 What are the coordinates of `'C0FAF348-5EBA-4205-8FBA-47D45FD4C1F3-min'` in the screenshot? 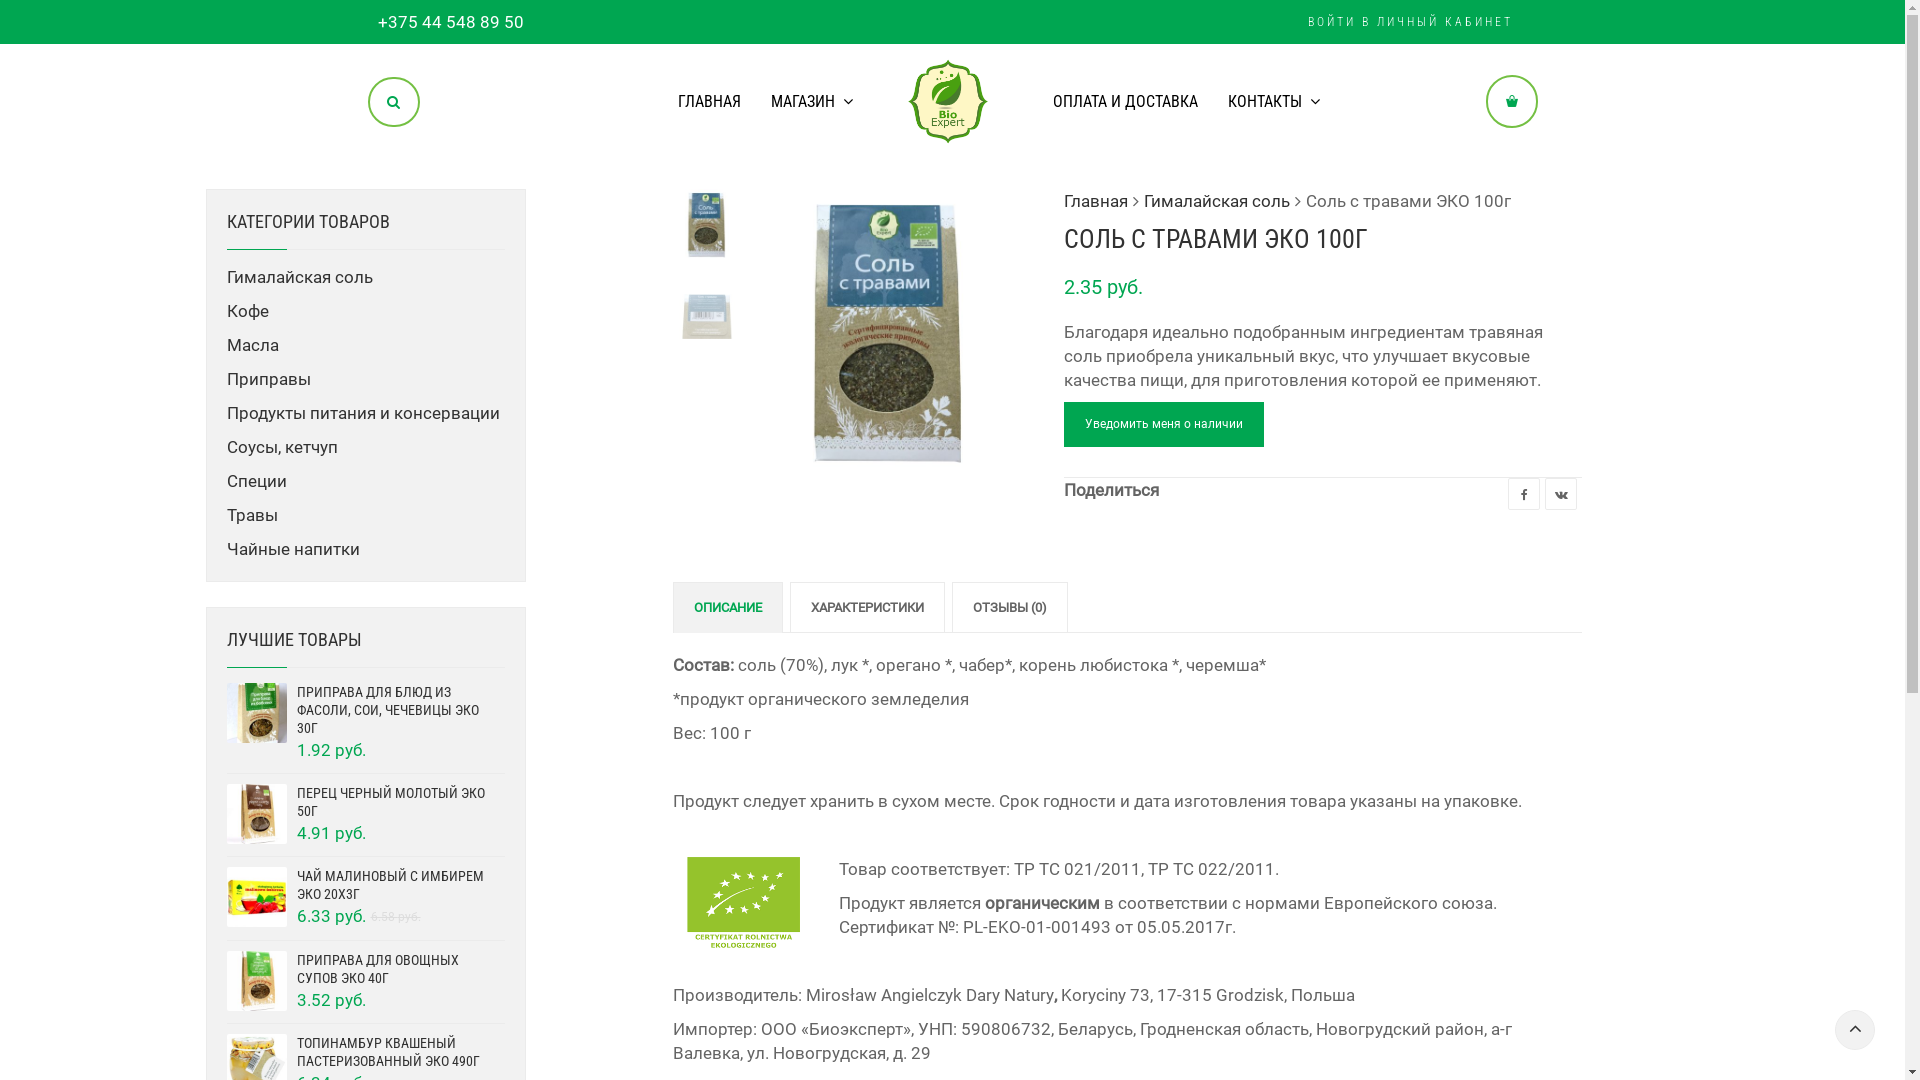 It's located at (1174, 328).